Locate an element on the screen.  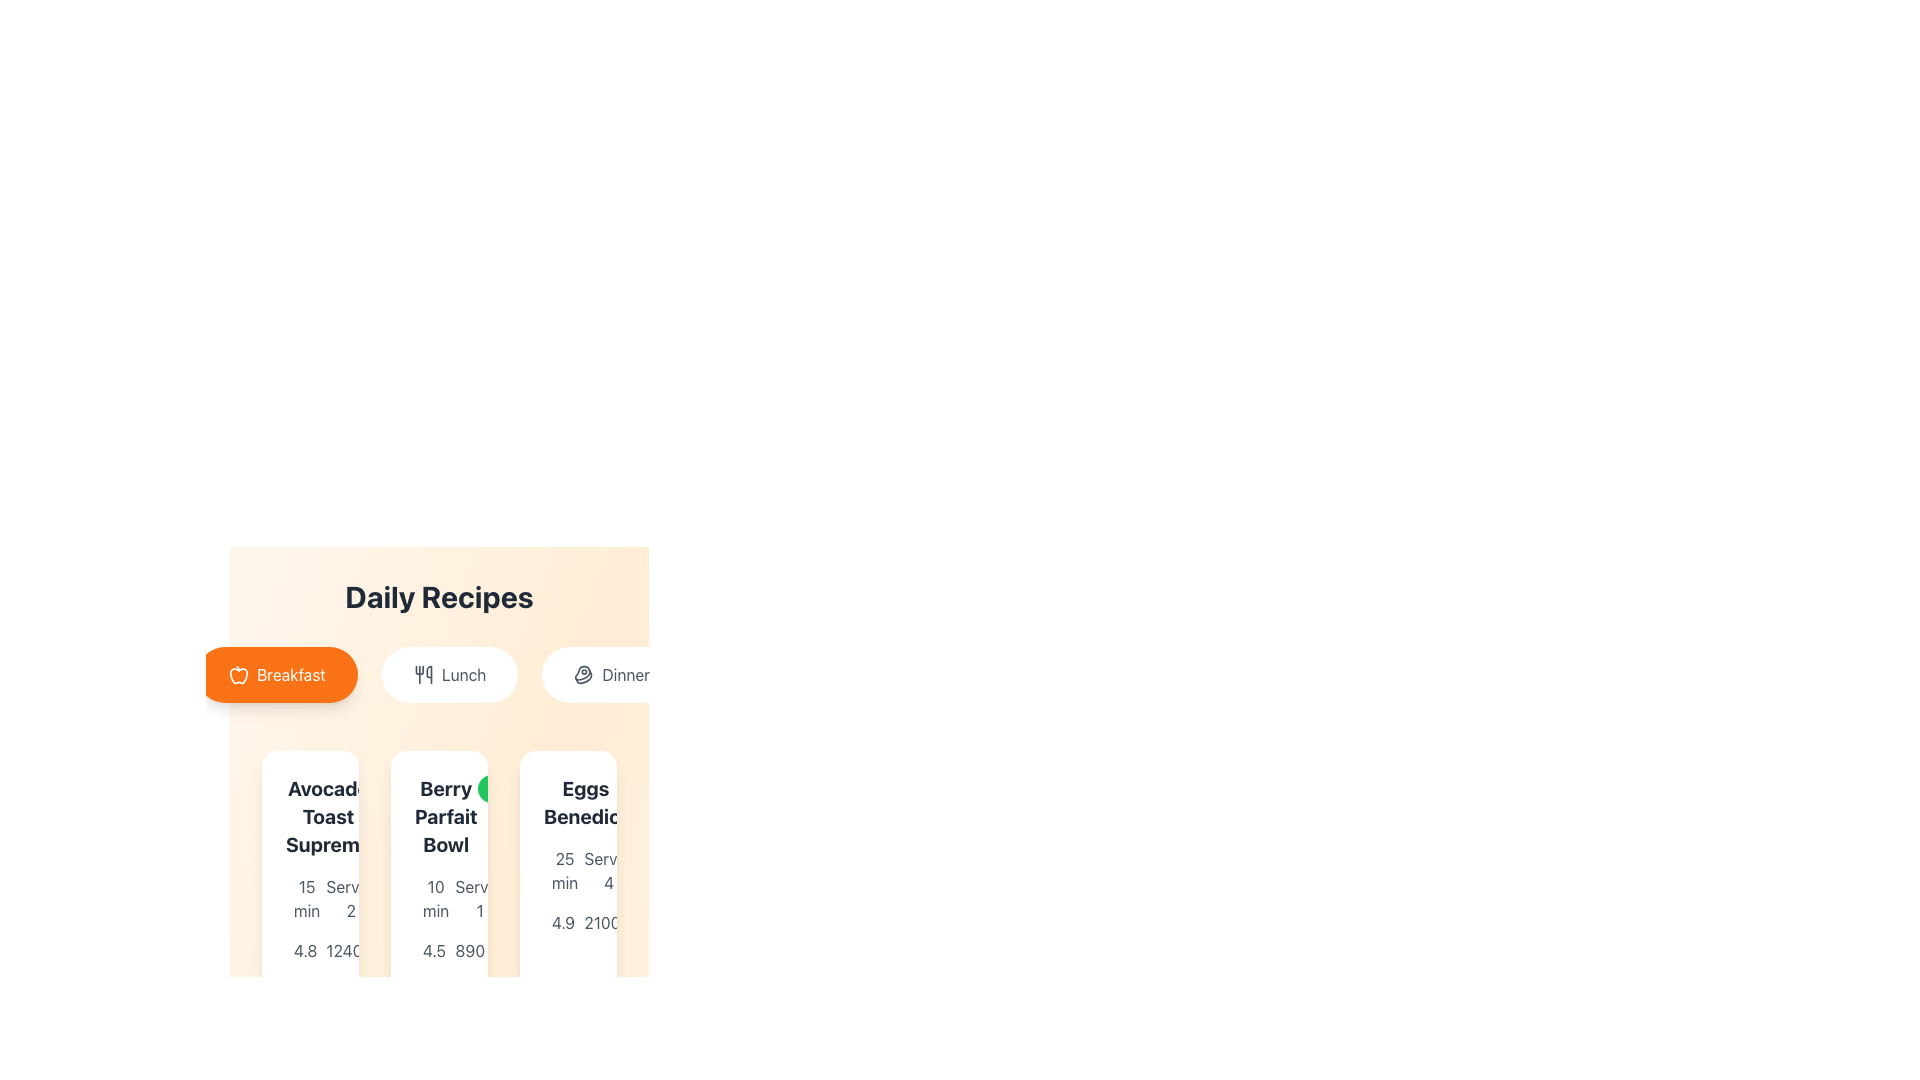
the star-shaped icon representing the rating feature within the 'Eggs Benedict' recipe card to interact with the rating is located at coordinates (556, 924).